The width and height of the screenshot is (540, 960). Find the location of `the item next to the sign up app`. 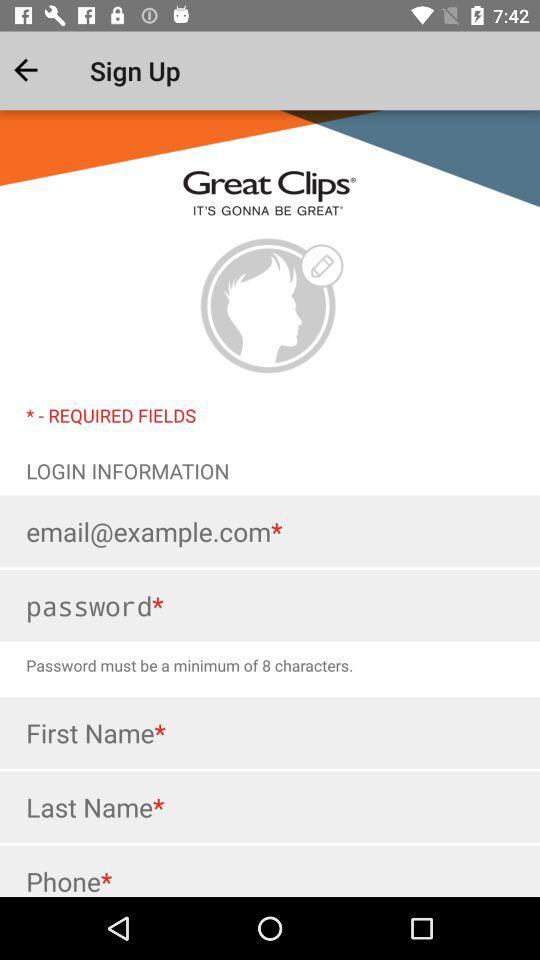

the item next to the sign up app is located at coordinates (42, 70).